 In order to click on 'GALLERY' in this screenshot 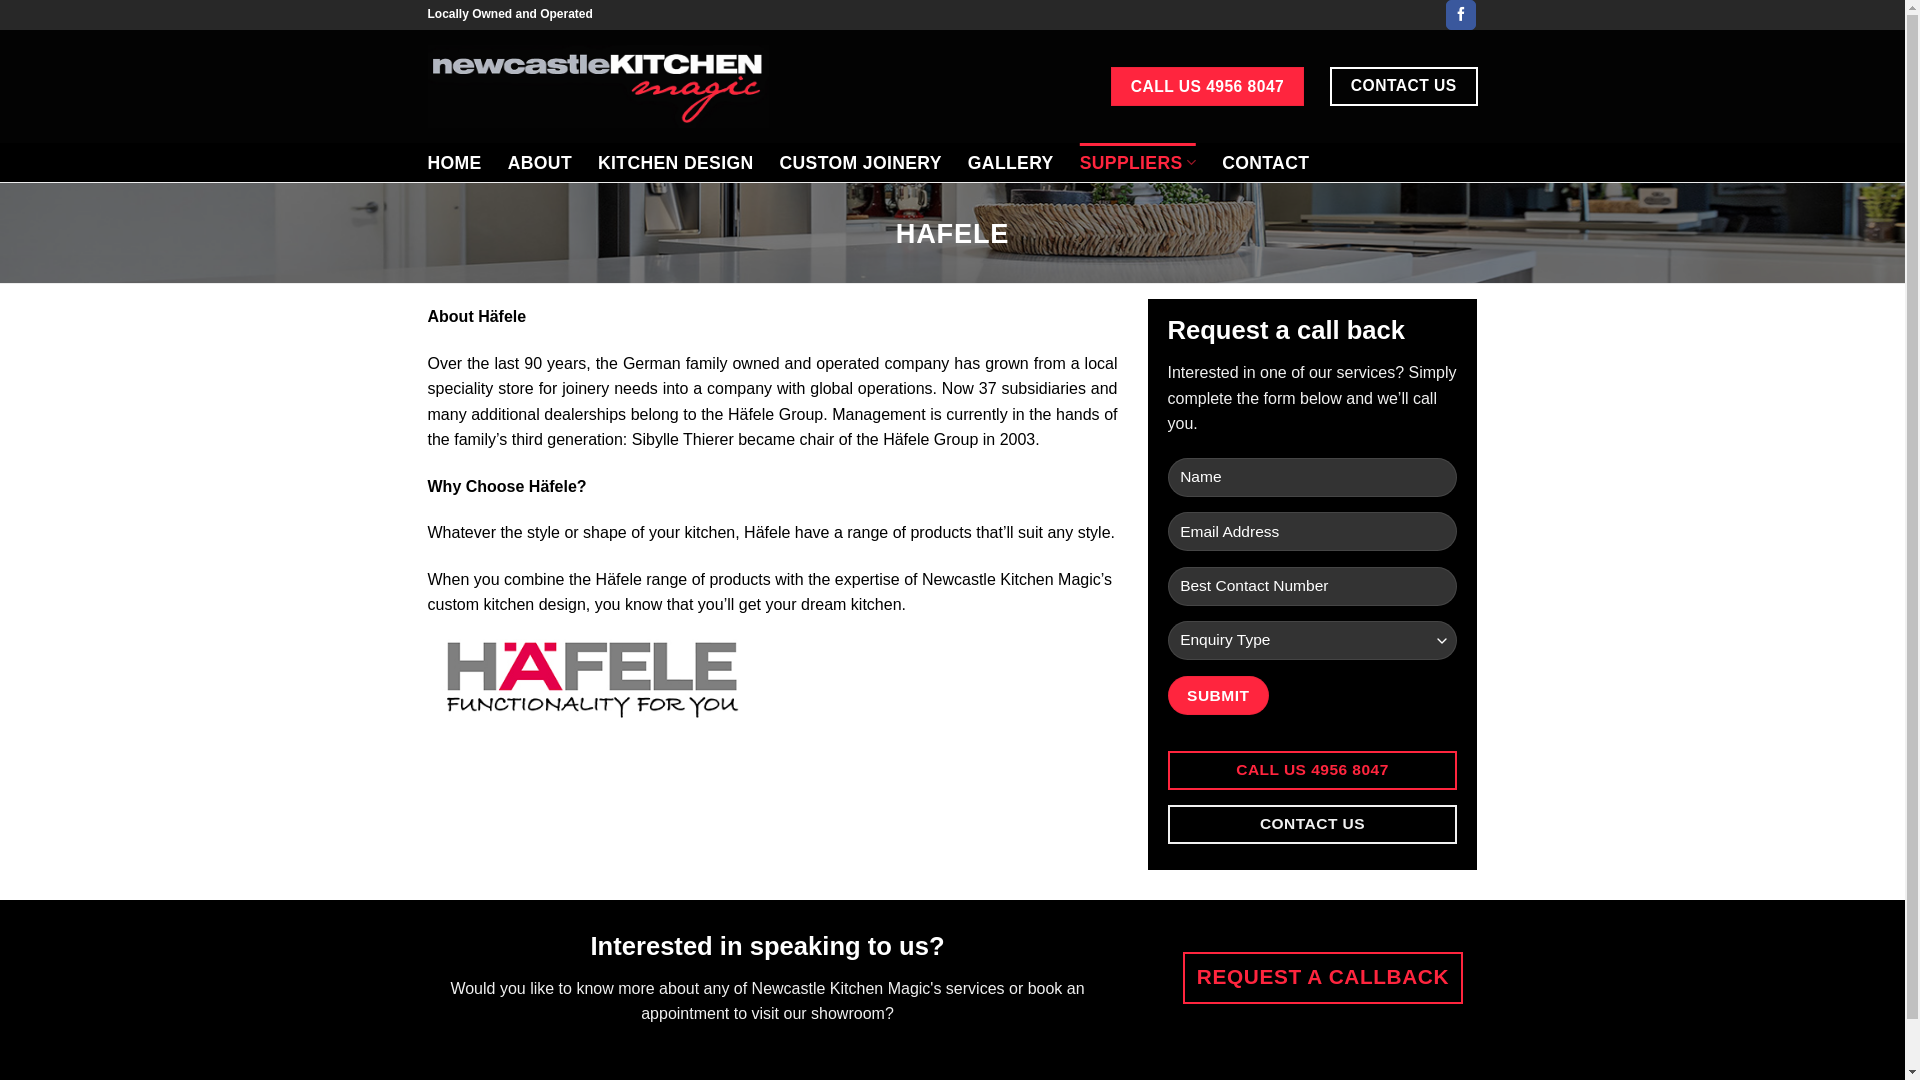, I will do `click(1011, 161)`.